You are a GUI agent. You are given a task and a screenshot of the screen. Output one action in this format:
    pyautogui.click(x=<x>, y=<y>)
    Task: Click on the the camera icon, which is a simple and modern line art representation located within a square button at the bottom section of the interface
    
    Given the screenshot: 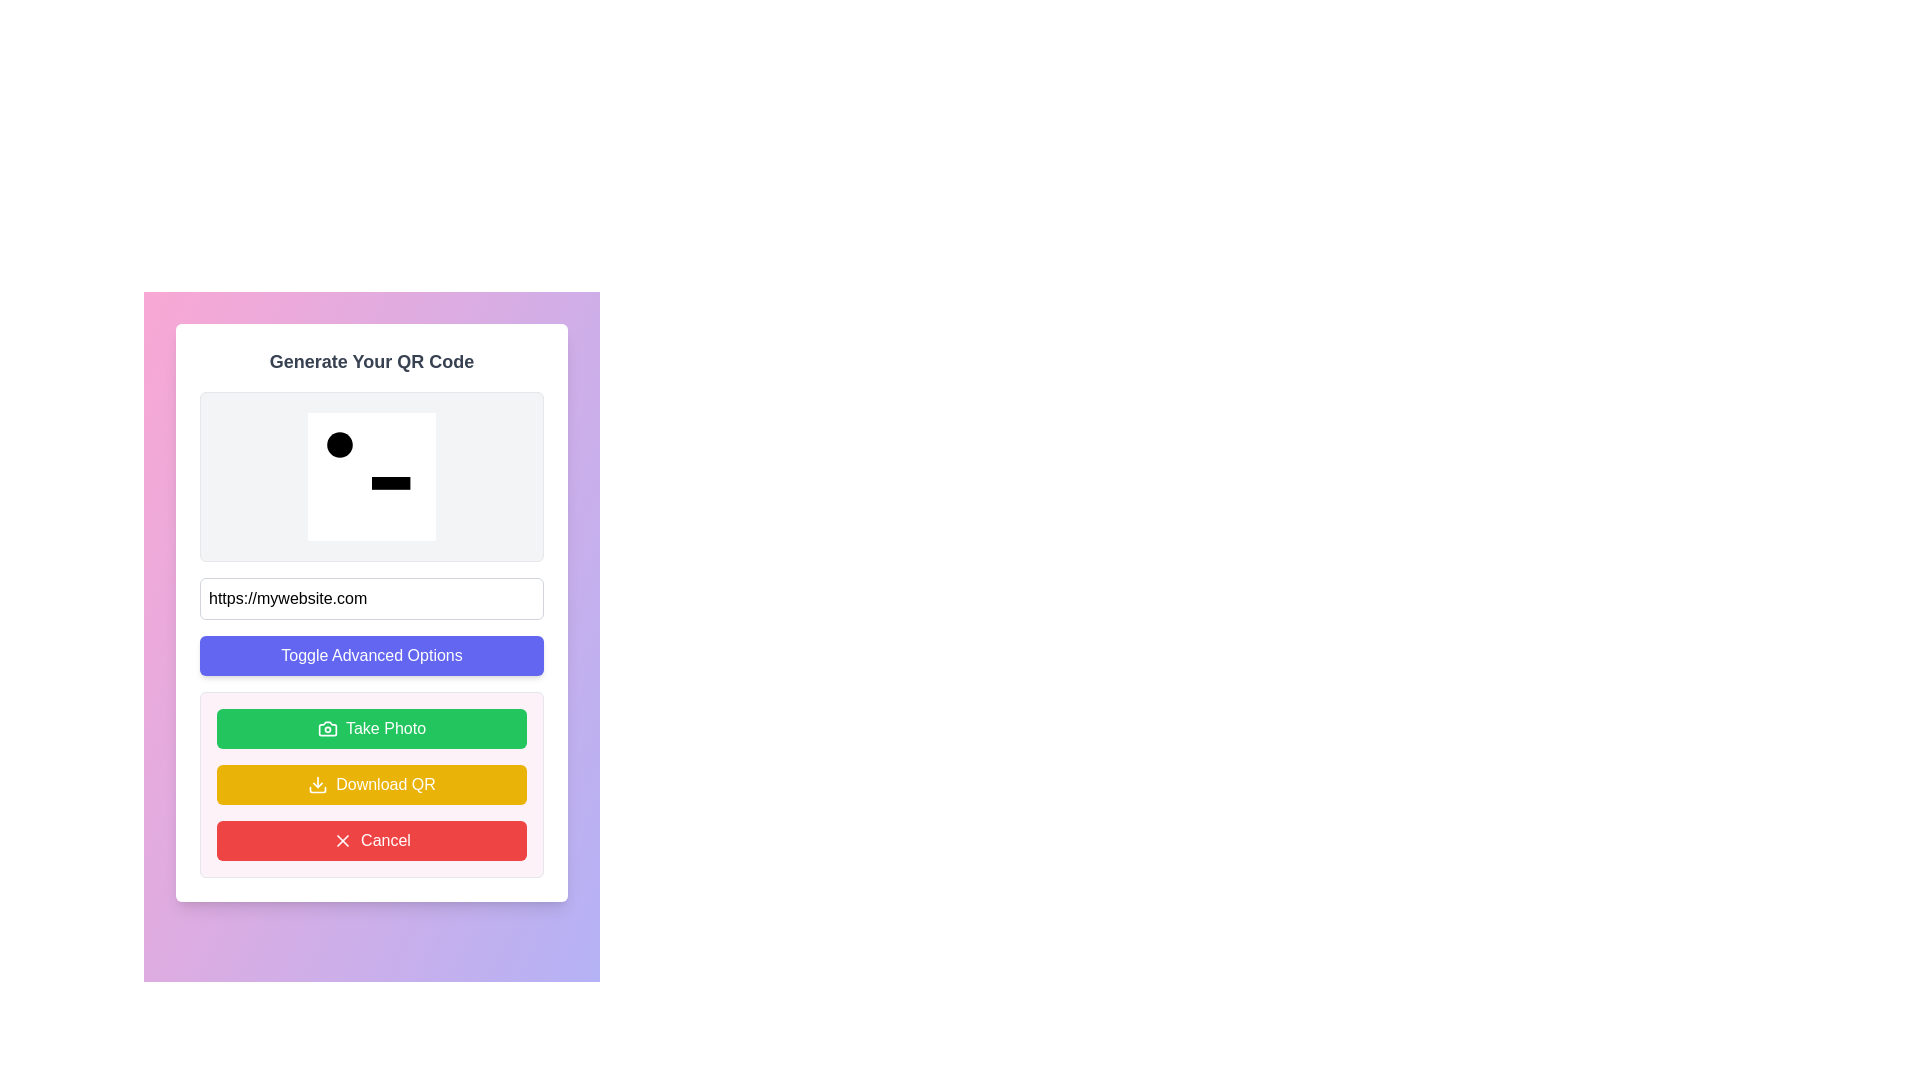 What is the action you would take?
    pyautogui.click(x=327, y=729)
    